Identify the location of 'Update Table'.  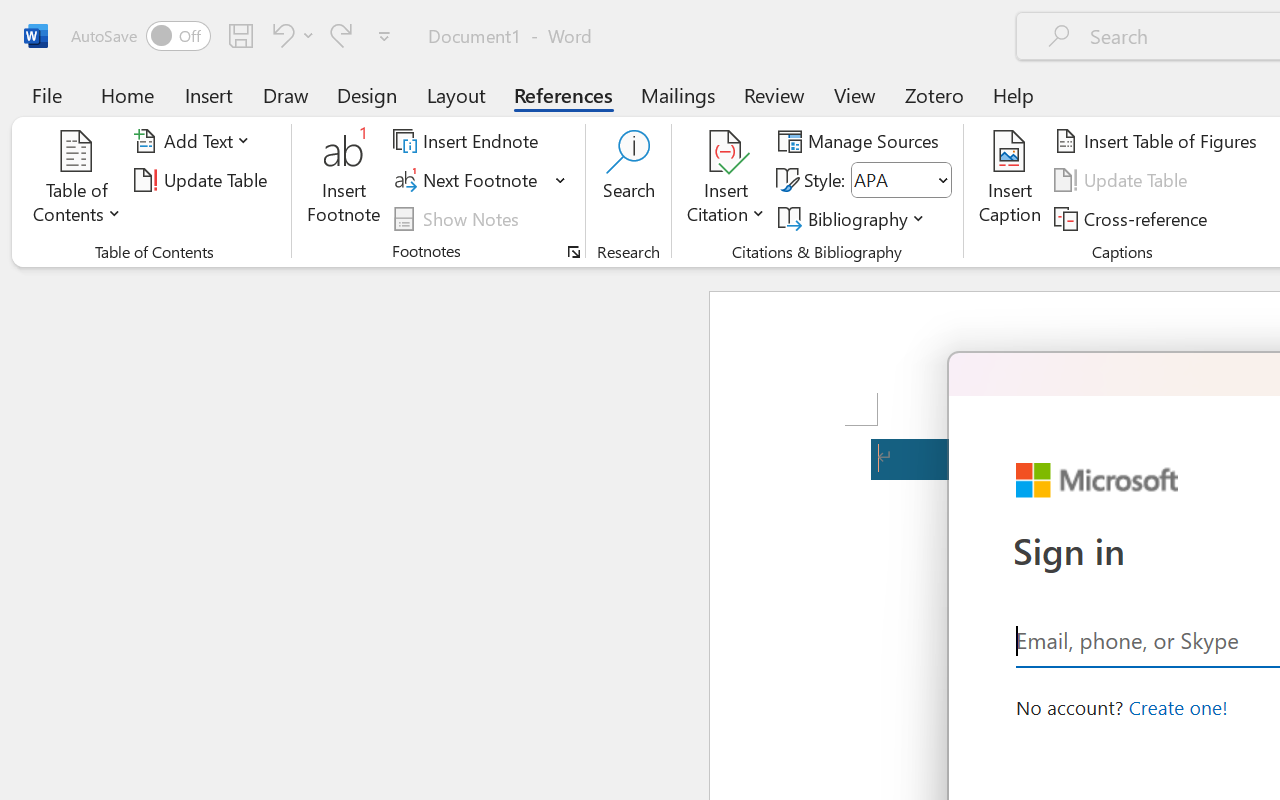
(1124, 179).